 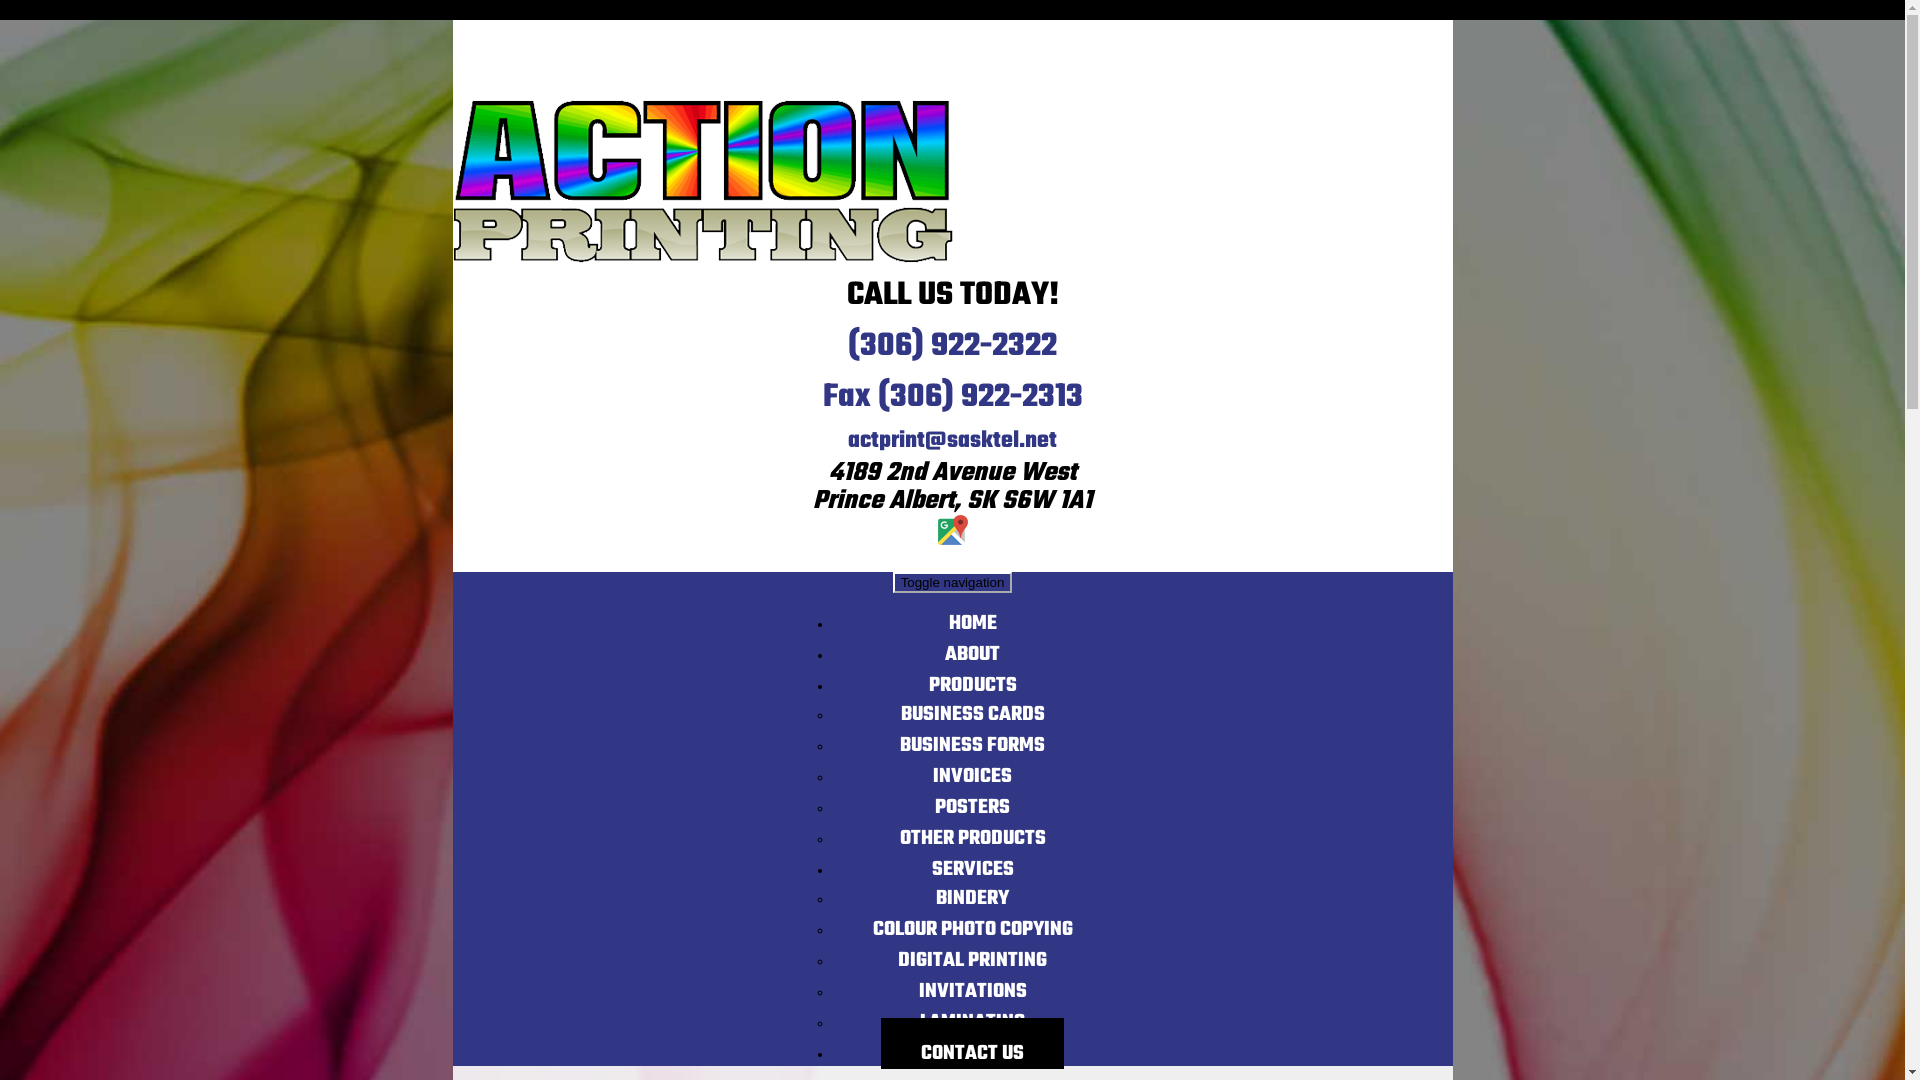 What do you see at coordinates (936, 528) in the screenshot?
I see `'Google Map Icon'` at bounding box center [936, 528].